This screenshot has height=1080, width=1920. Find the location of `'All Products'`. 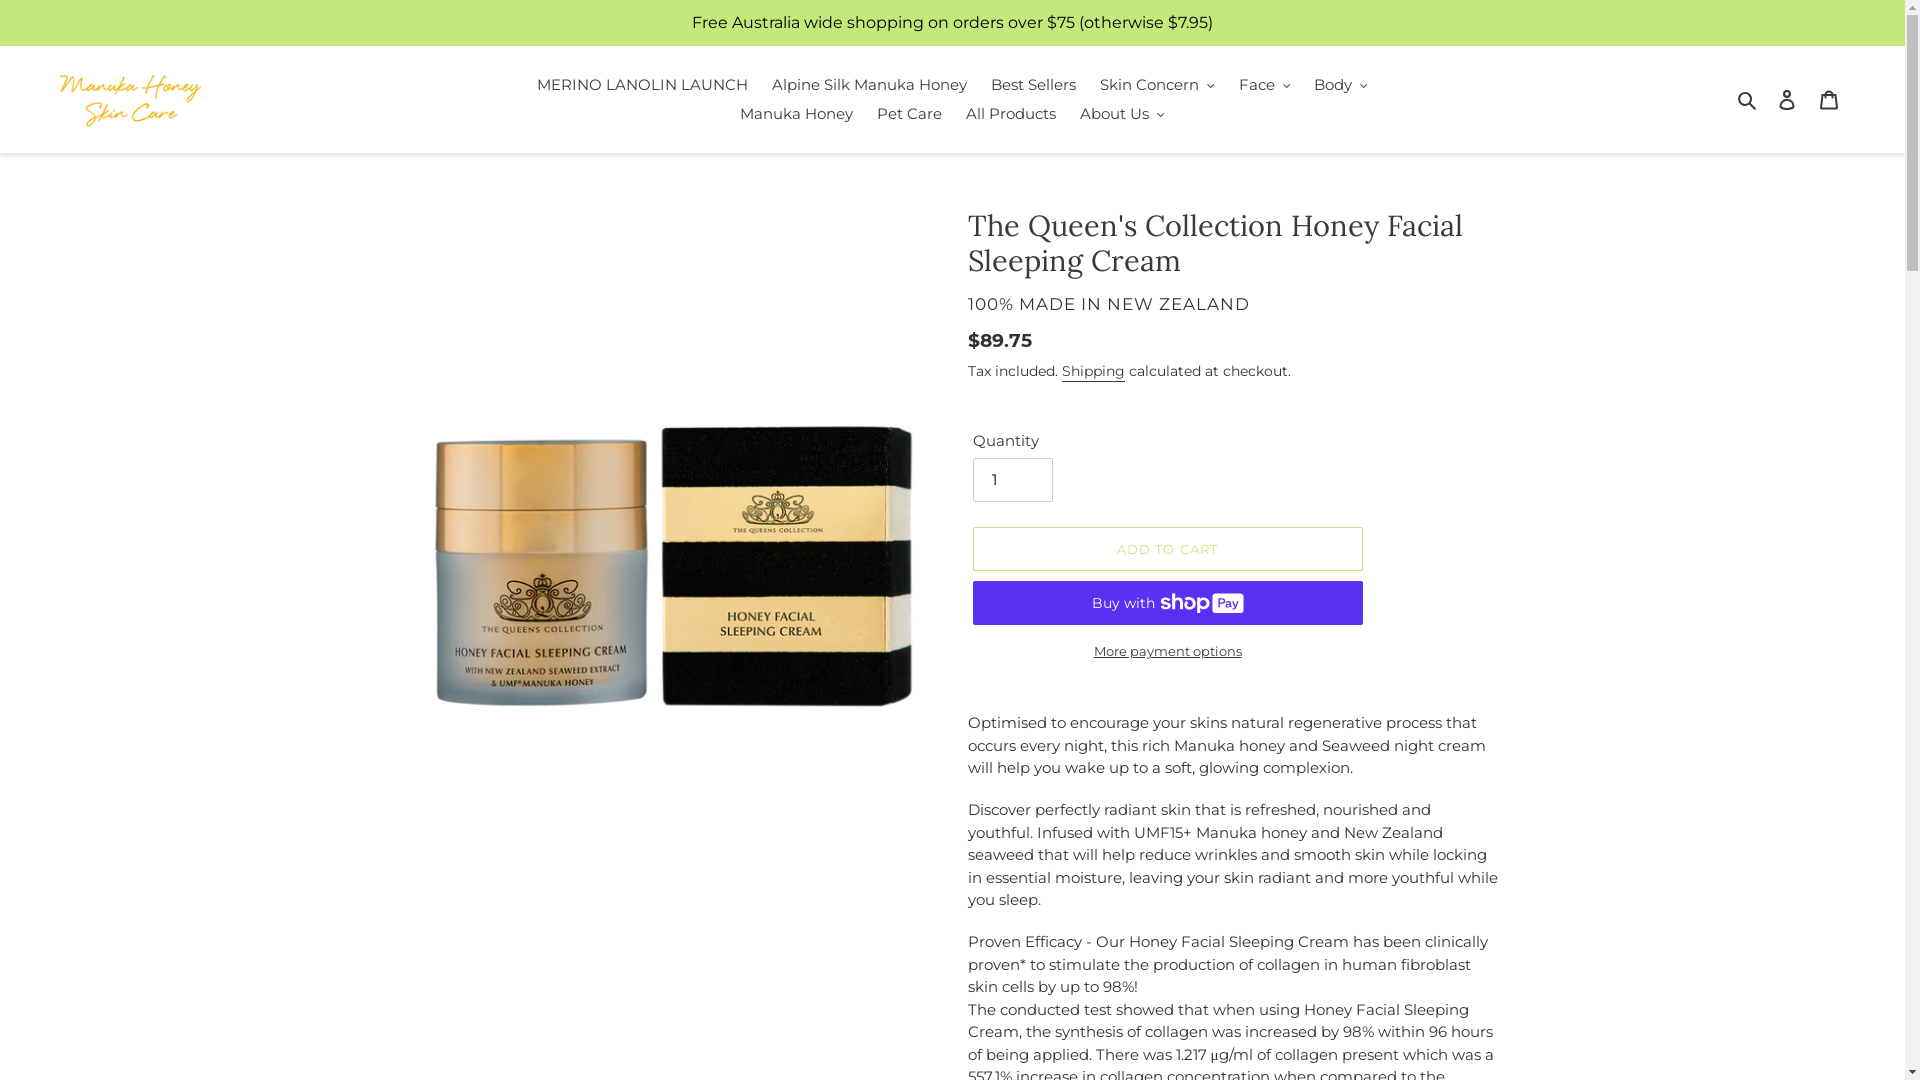

'All Products' is located at coordinates (1011, 114).